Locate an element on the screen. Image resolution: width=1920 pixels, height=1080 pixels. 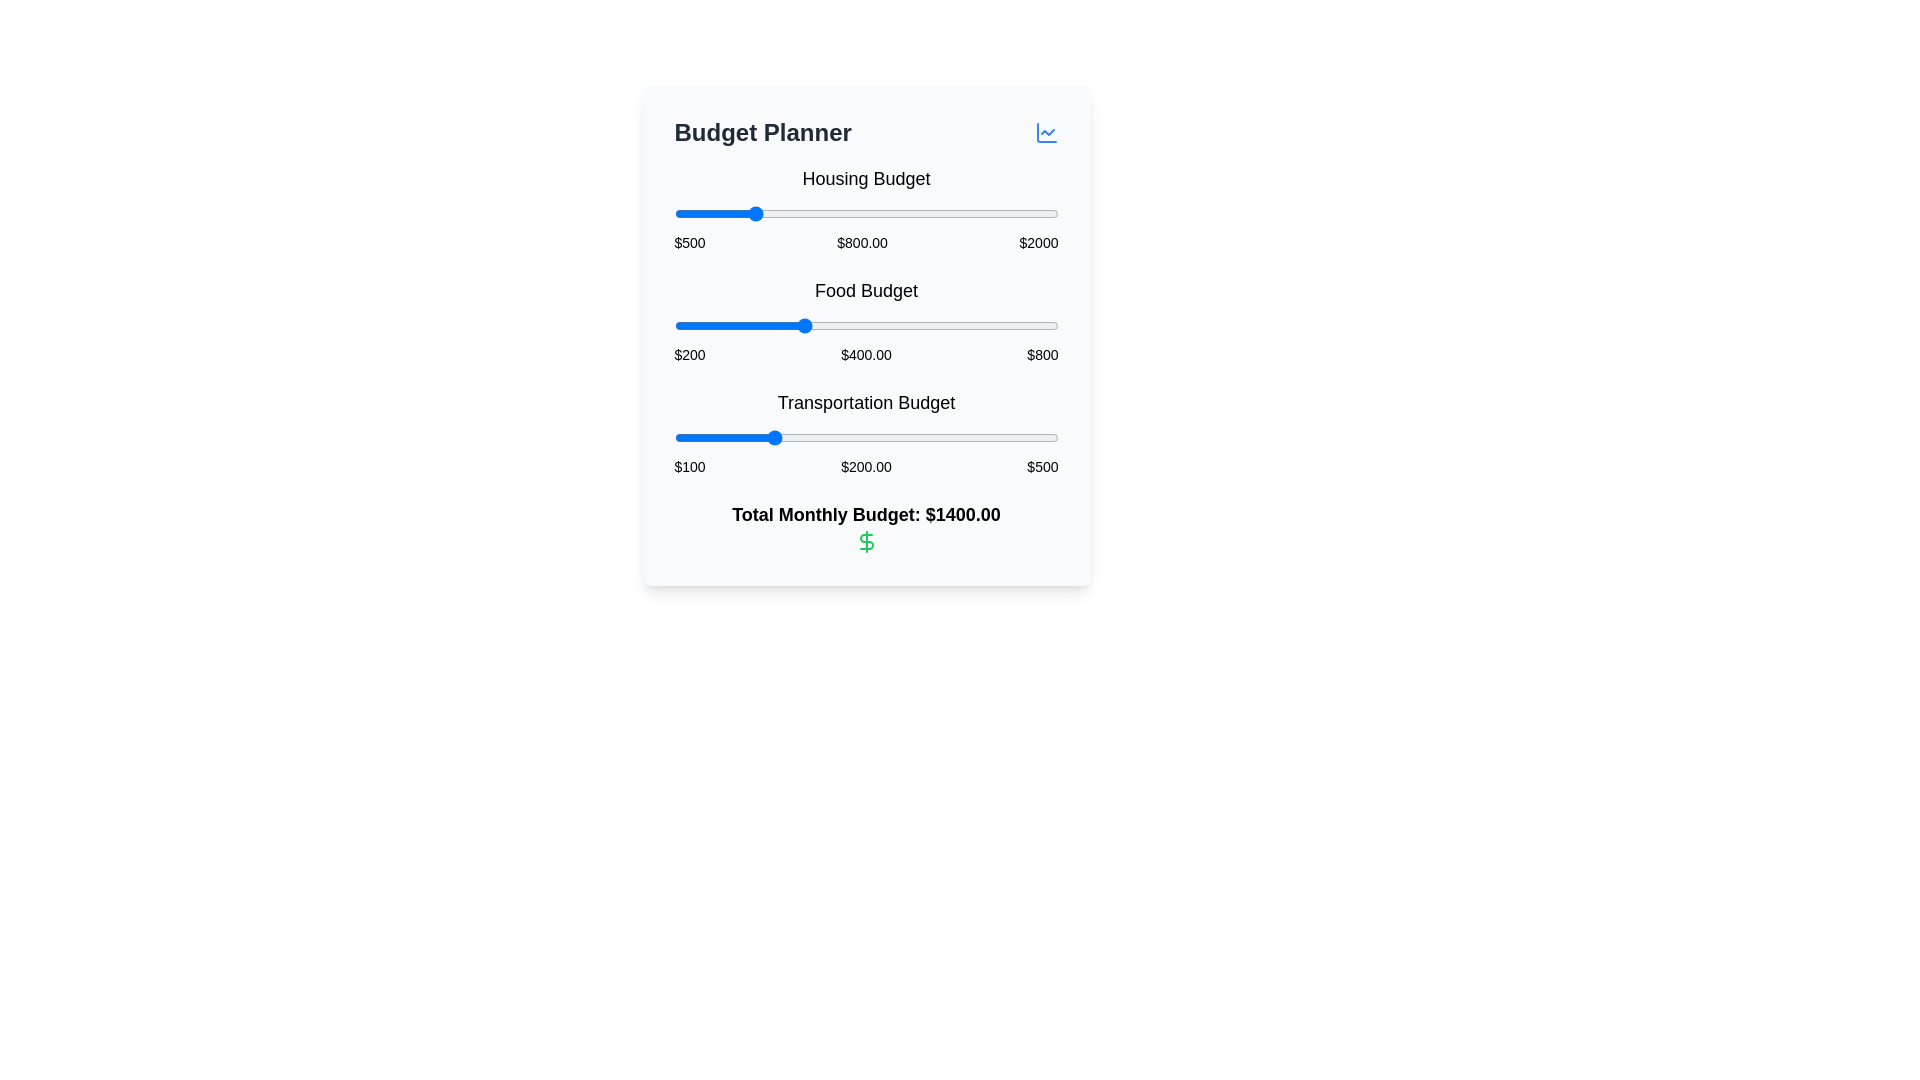
the Food Budget slider is located at coordinates (1022, 325).